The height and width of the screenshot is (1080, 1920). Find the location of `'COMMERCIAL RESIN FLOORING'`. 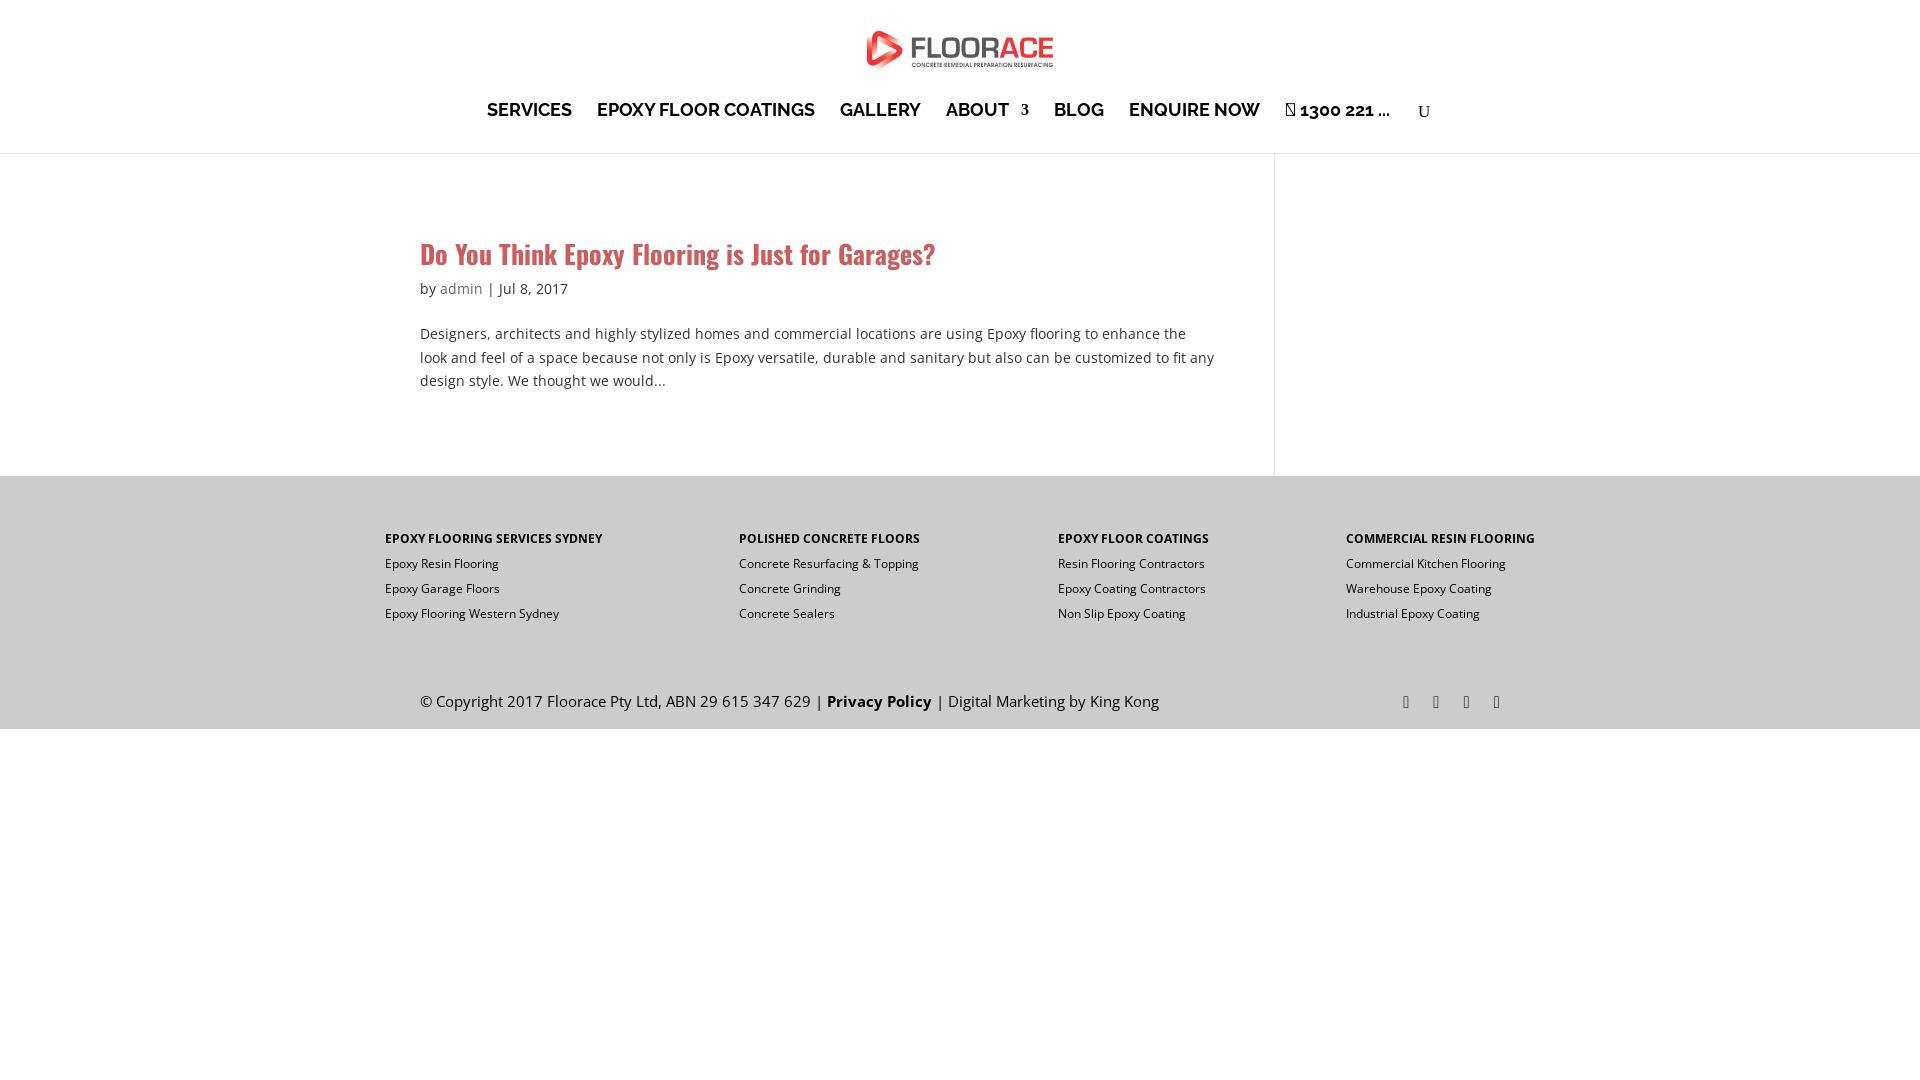

'COMMERCIAL RESIN FLOORING' is located at coordinates (1440, 537).